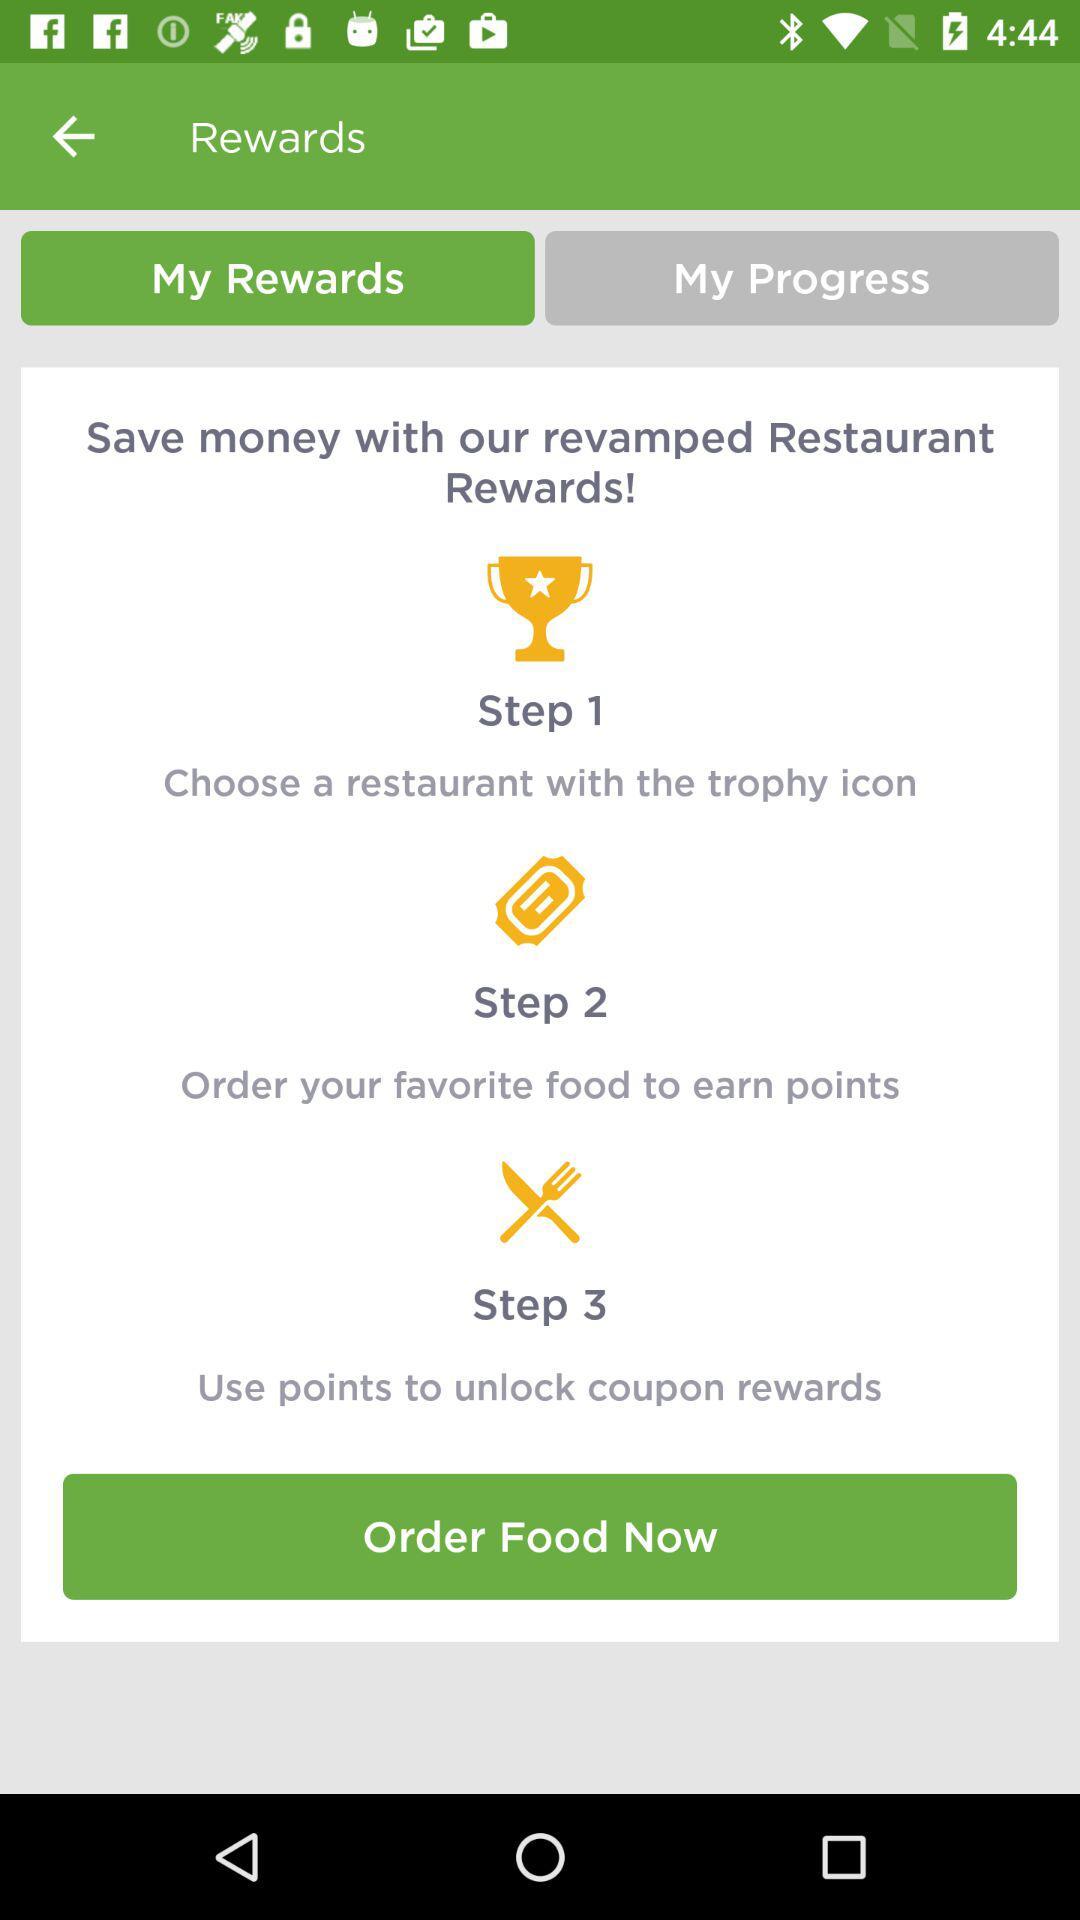 This screenshot has height=1920, width=1080. Describe the element at coordinates (72, 135) in the screenshot. I see `the item next to the rewards item` at that location.